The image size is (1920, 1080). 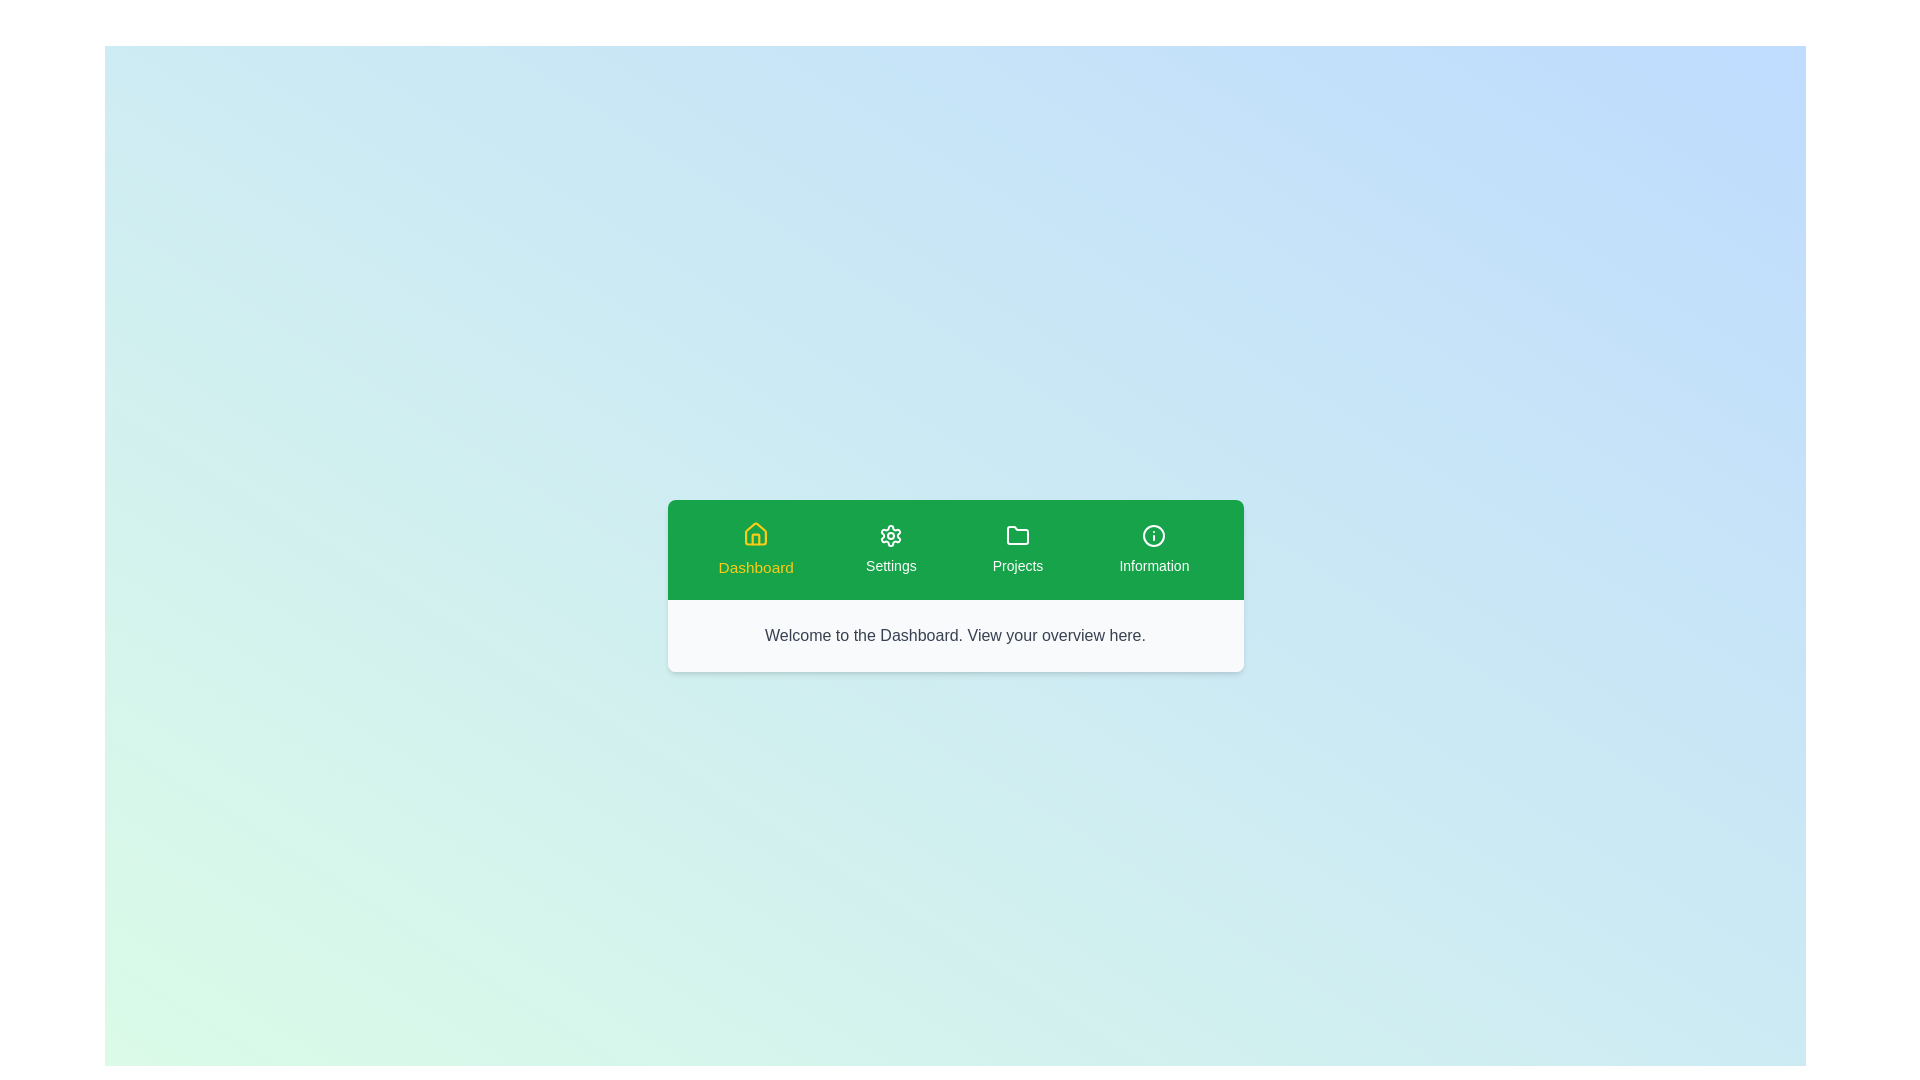 I want to click on the tab button labeled Projects to activate it, so click(x=1017, y=550).